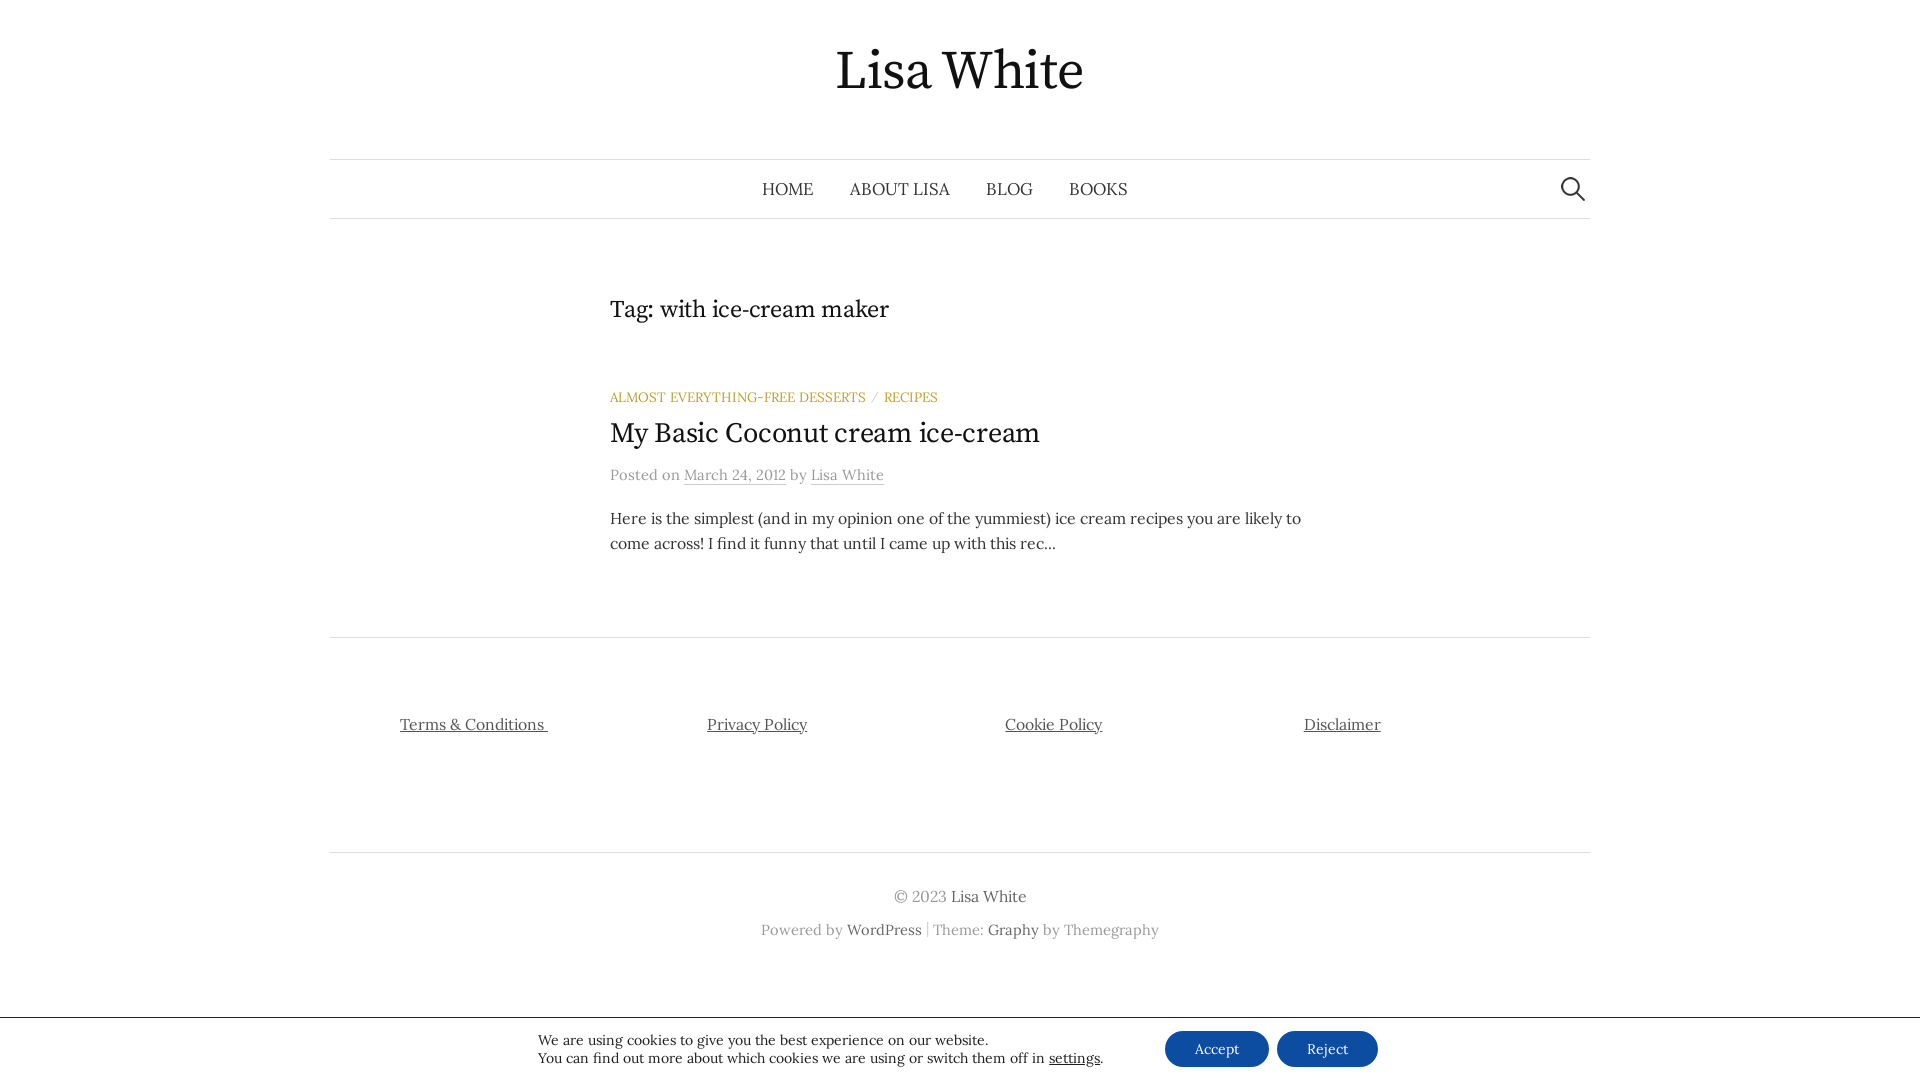  Describe the element at coordinates (883, 929) in the screenshot. I see `'WordPress'` at that location.